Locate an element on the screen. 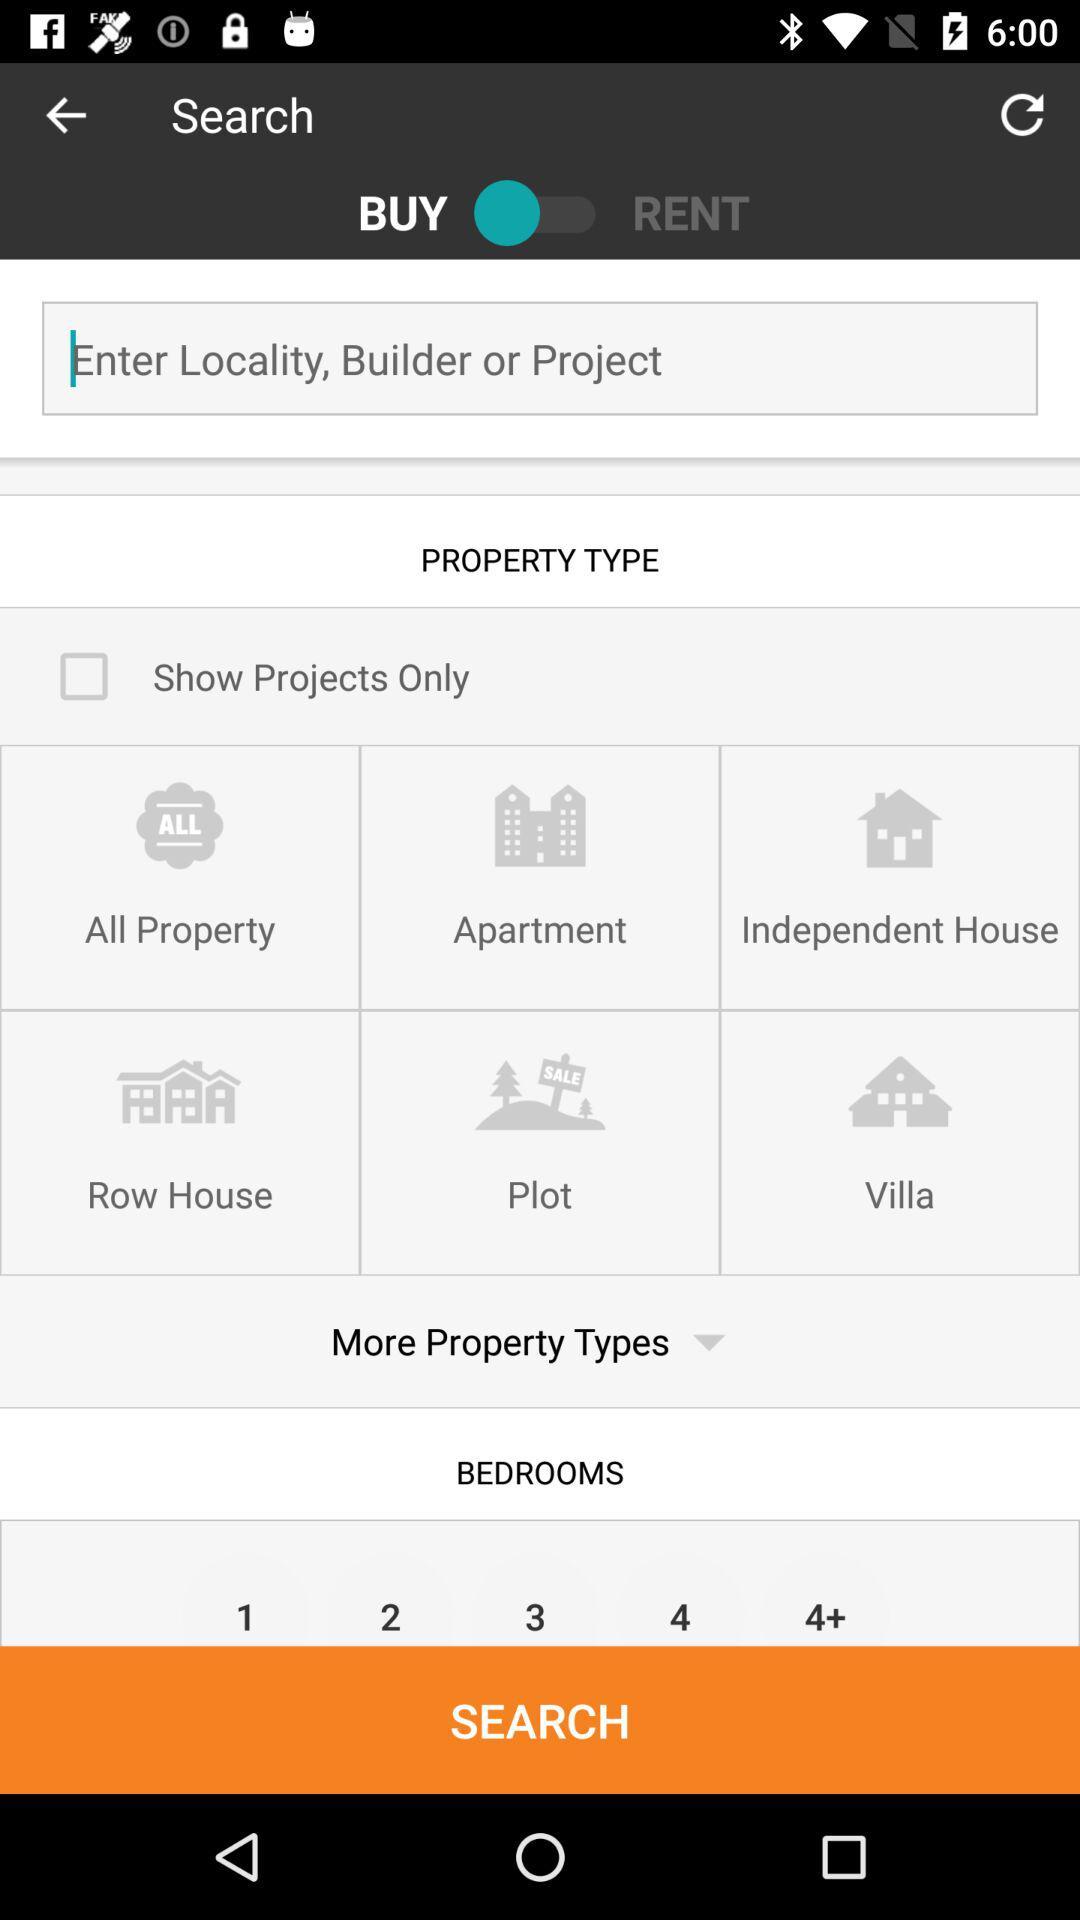  the refresh icon is located at coordinates (1022, 113).